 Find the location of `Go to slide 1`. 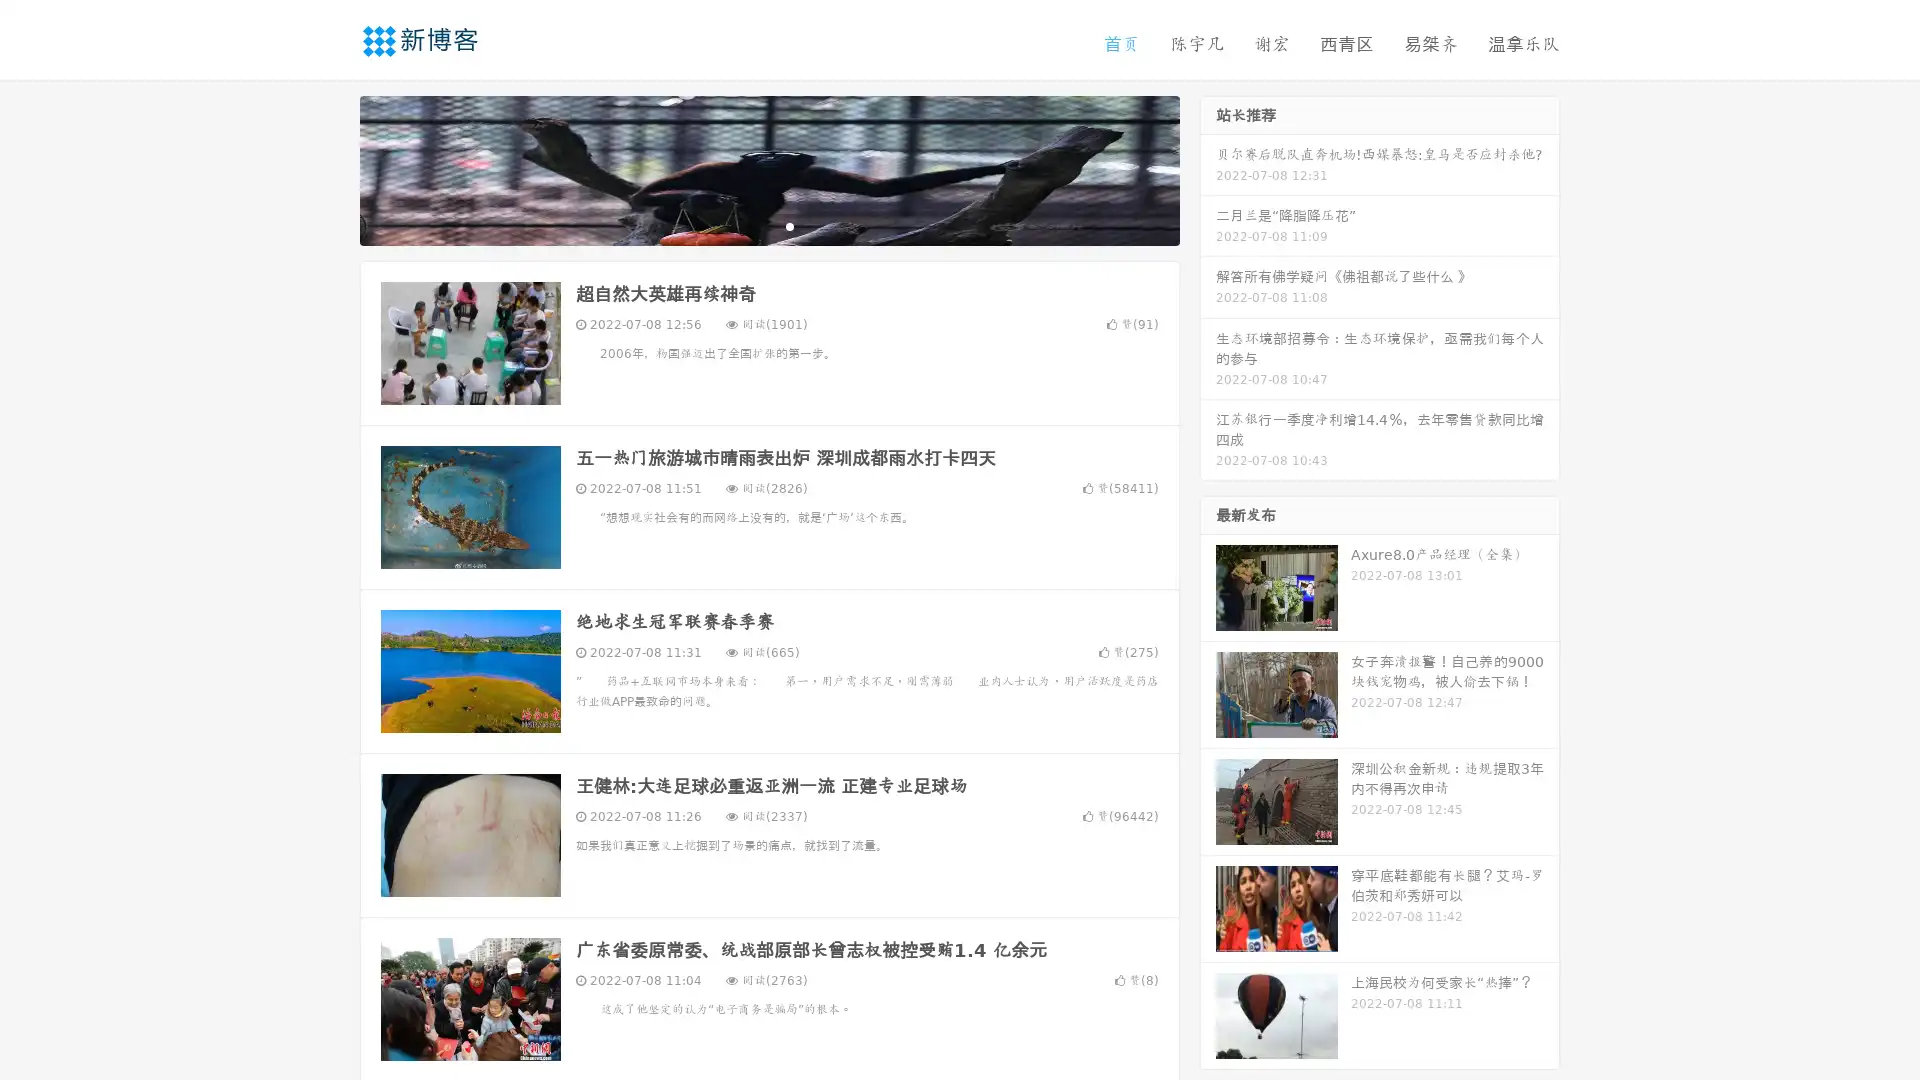

Go to slide 1 is located at coordinates (748, 225).